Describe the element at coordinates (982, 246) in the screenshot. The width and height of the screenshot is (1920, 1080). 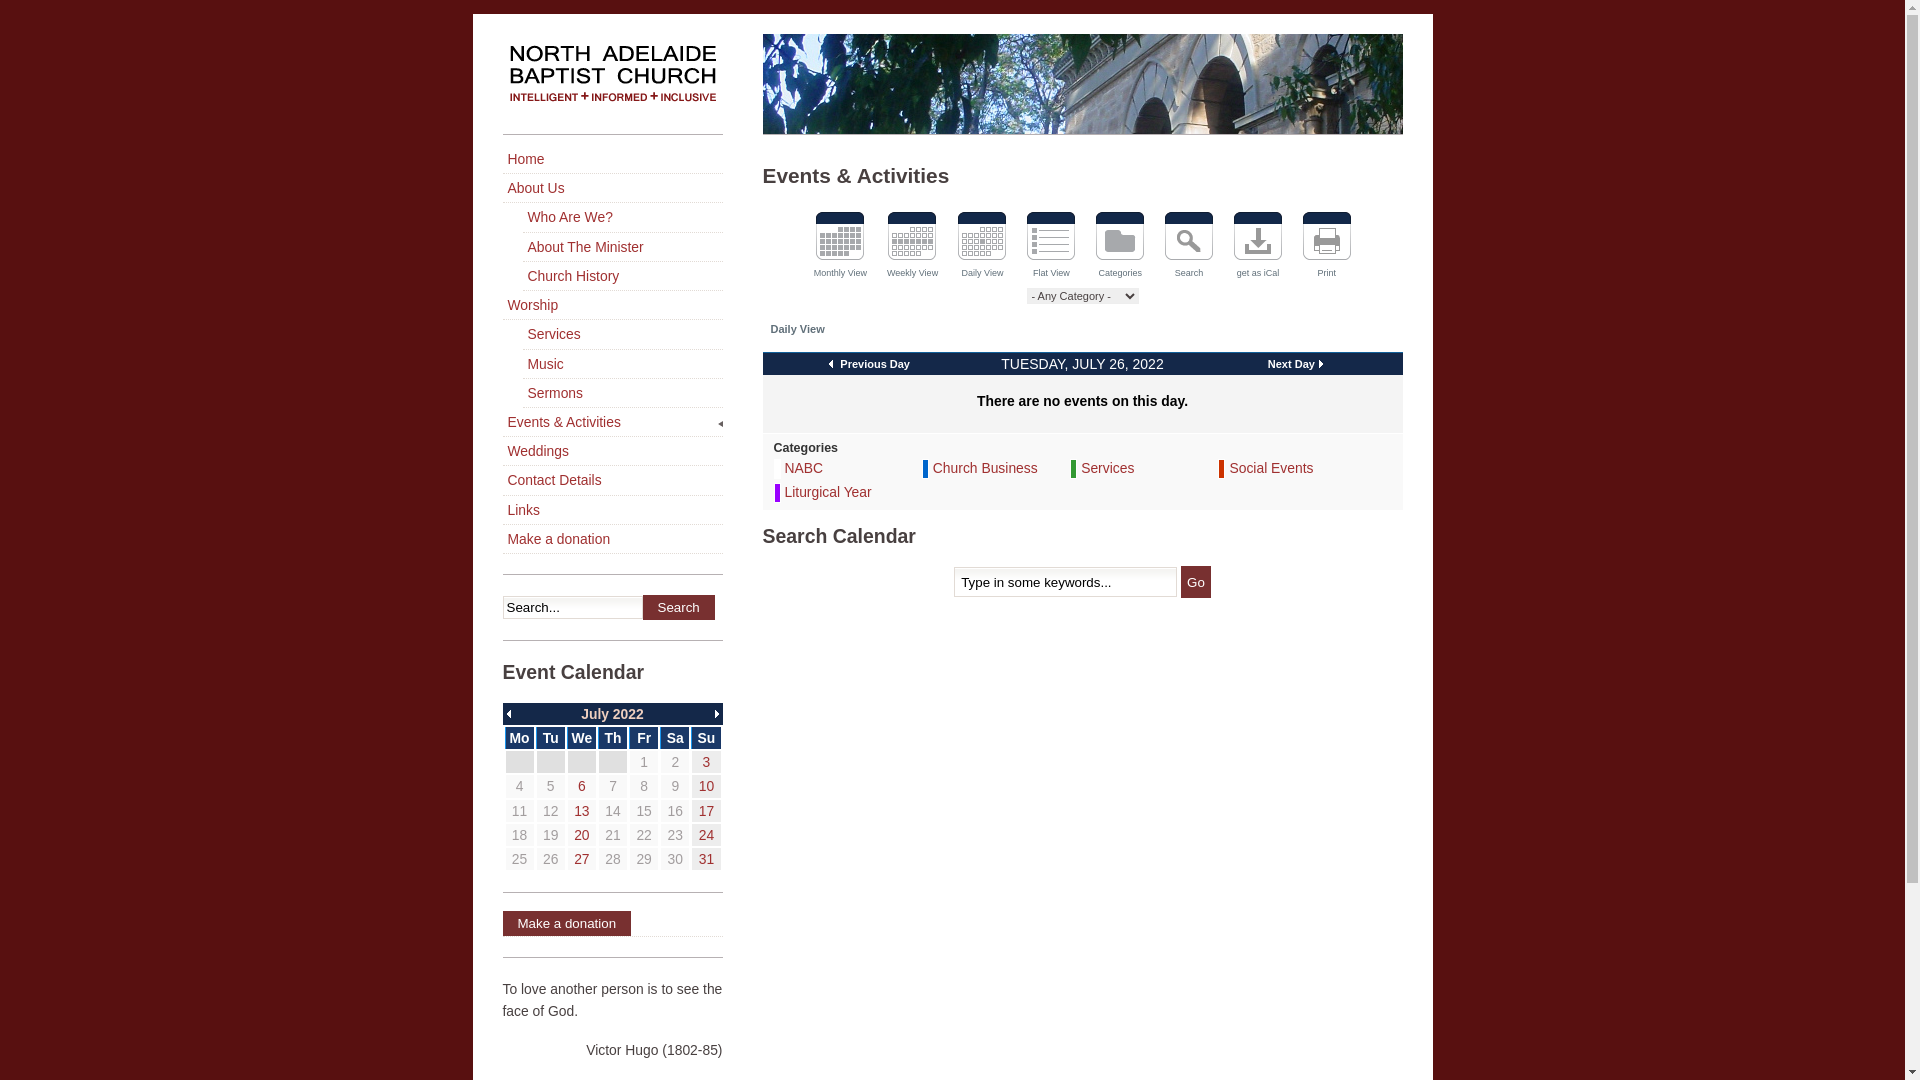
I see `'Daily View'` at that location.